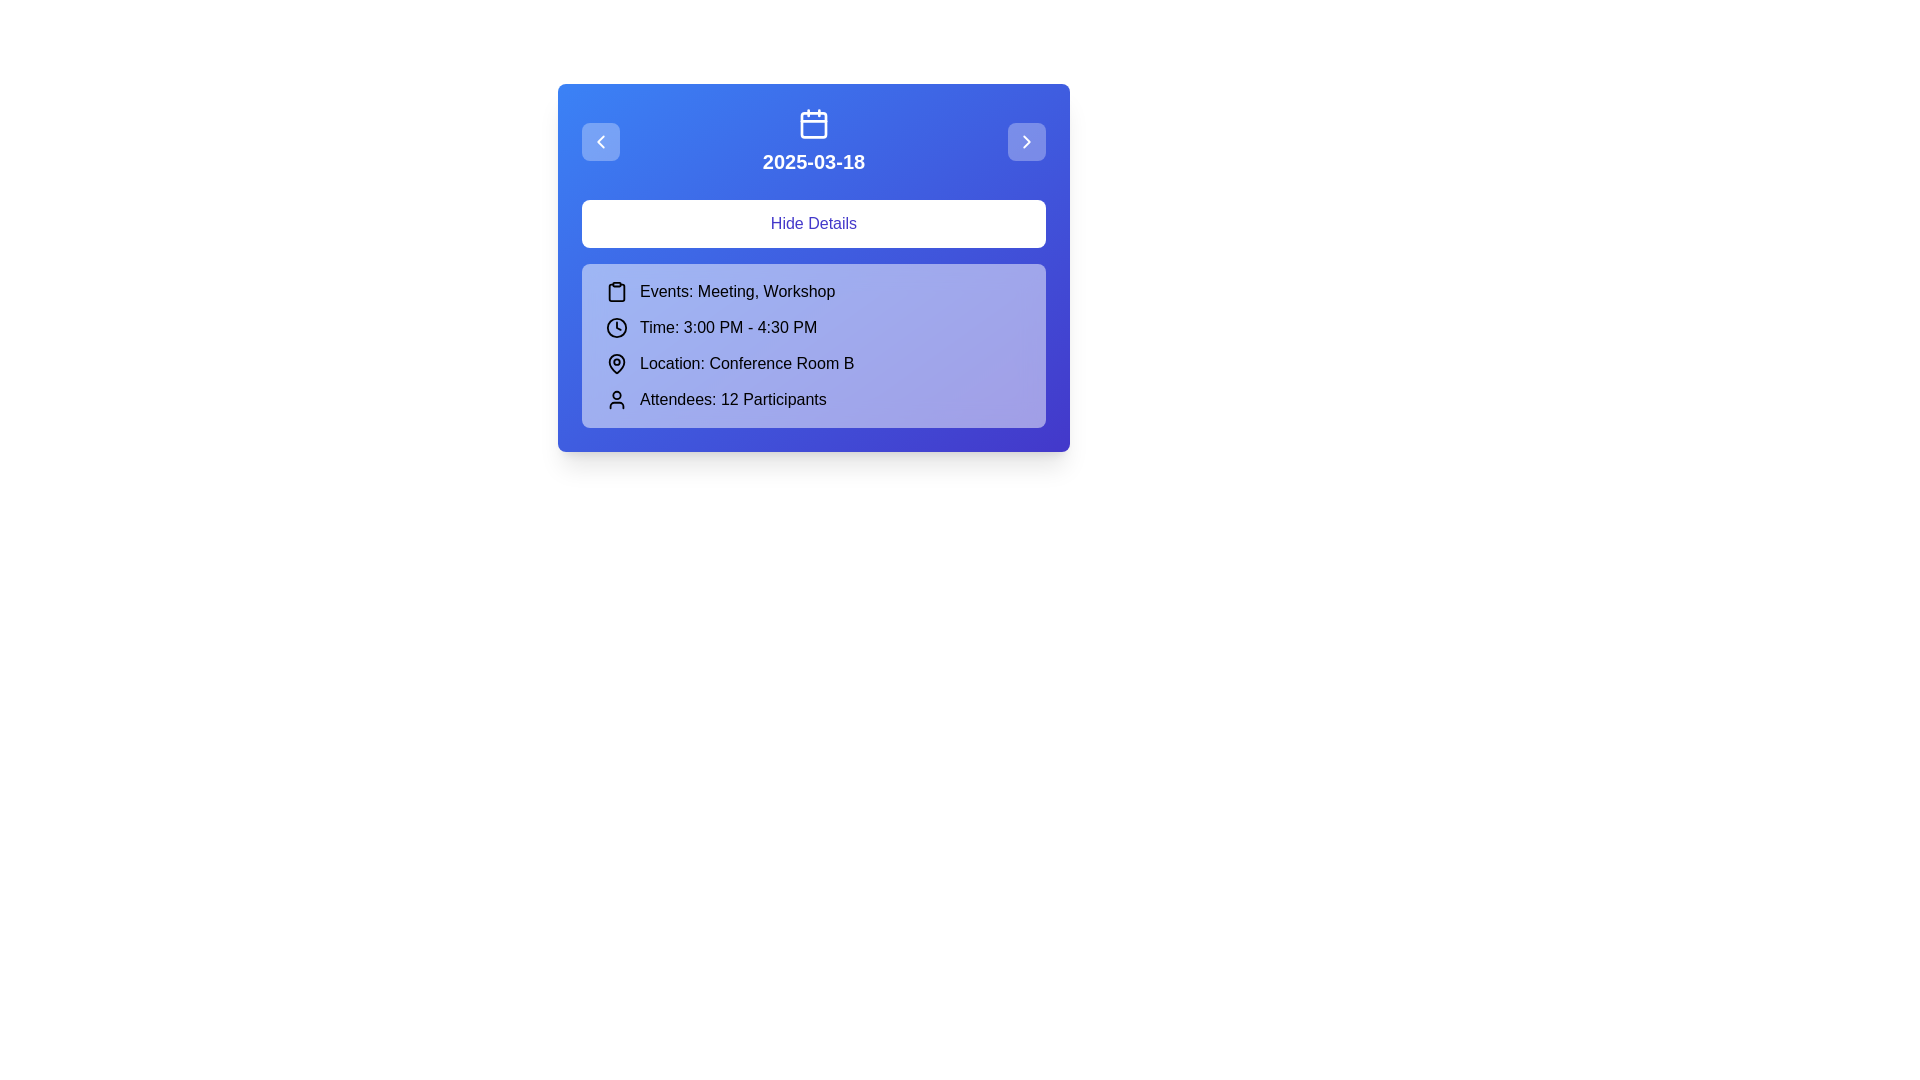 The height and width of the screenshot is (1080, 1920). Describe the element at coordinates (736, 292) in the screenshot. I see `the Text label that provides information about scheduled events, specifically 'Meeting' and 'Workshop', located below the title '2025-03-18' and the button labeled 'Hide Details'` at that location.